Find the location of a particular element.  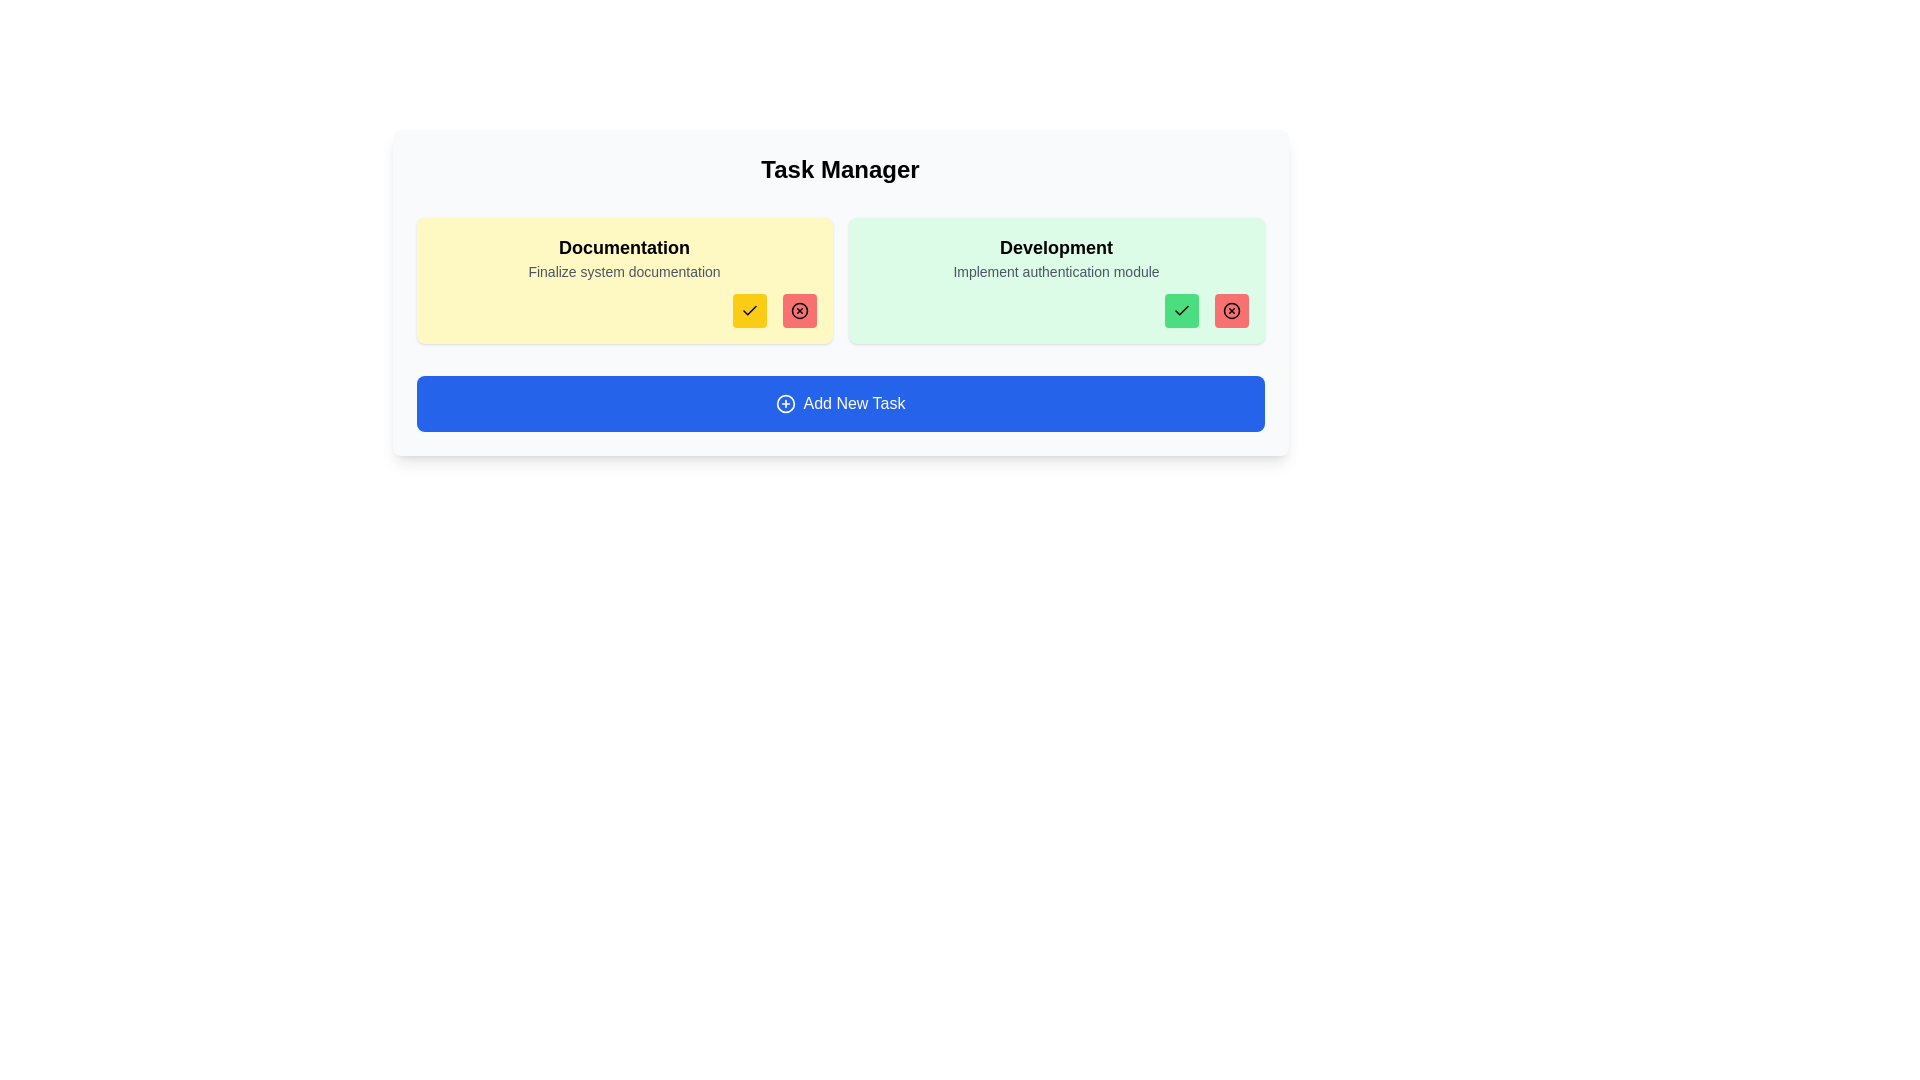

the red button with rounded corners and an 'X' icon, located at the top-right corner inside the yellow background section labeled 'Documentation' is located at coordinates (798, 311).